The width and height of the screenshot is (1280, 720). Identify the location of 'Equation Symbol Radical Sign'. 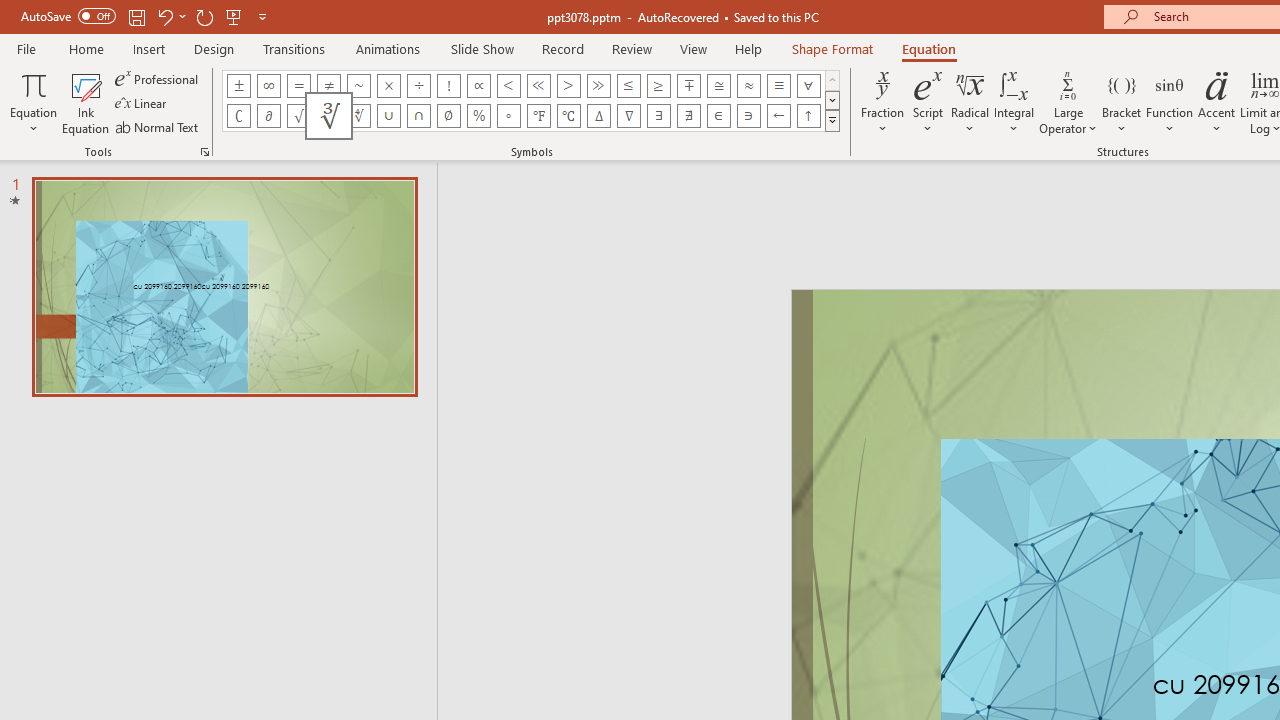
(297, 115).